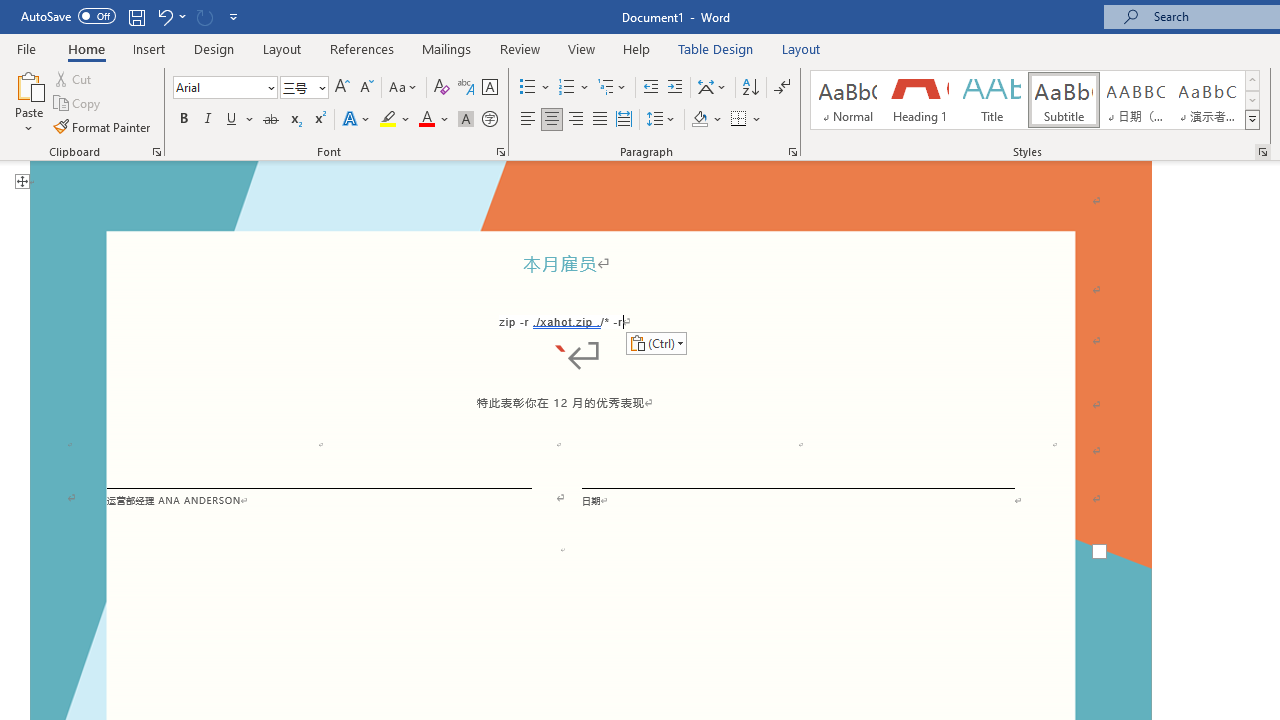 The height and width of the screenshot is (720, 1280). Describe the element at coordinates (919, 100) in the screenshot. I see `'Heading 1'` at that location.